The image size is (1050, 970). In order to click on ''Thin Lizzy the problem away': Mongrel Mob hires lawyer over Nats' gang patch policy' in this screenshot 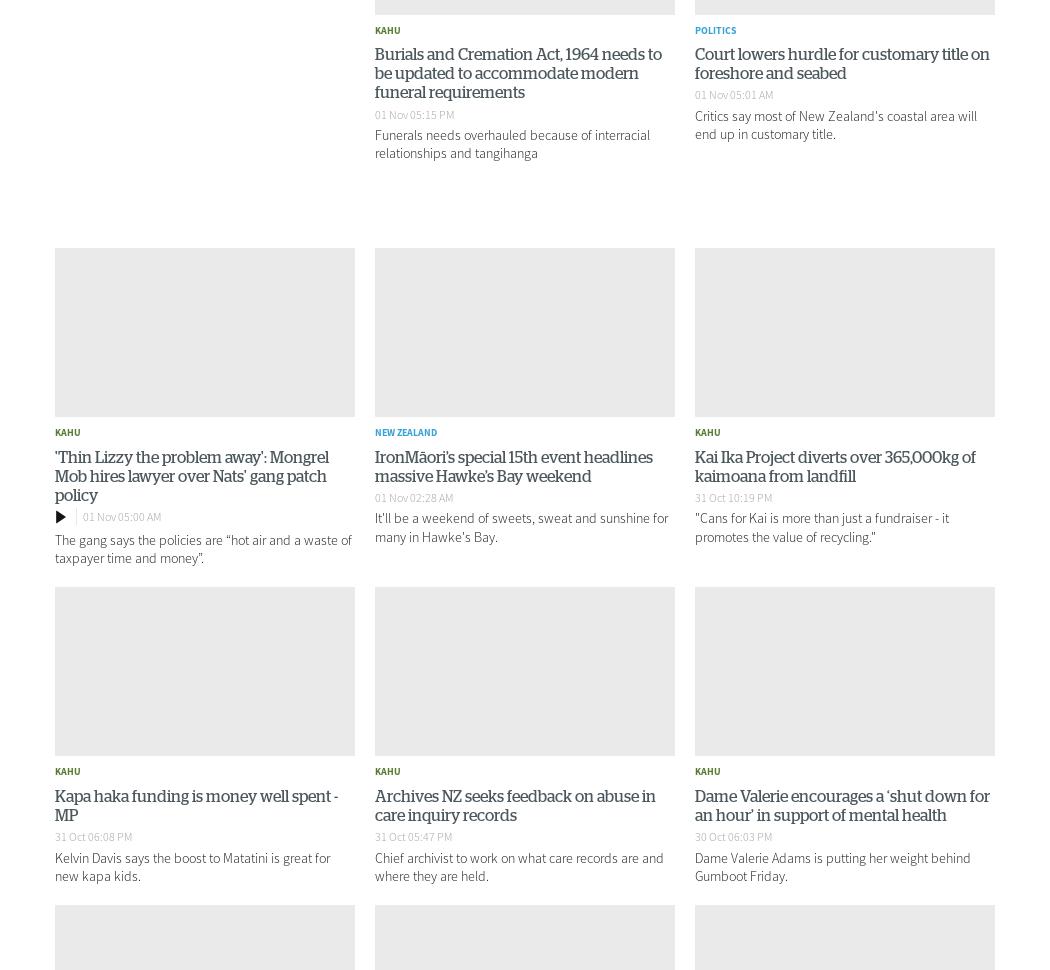, I will do `click(191, 474)`.